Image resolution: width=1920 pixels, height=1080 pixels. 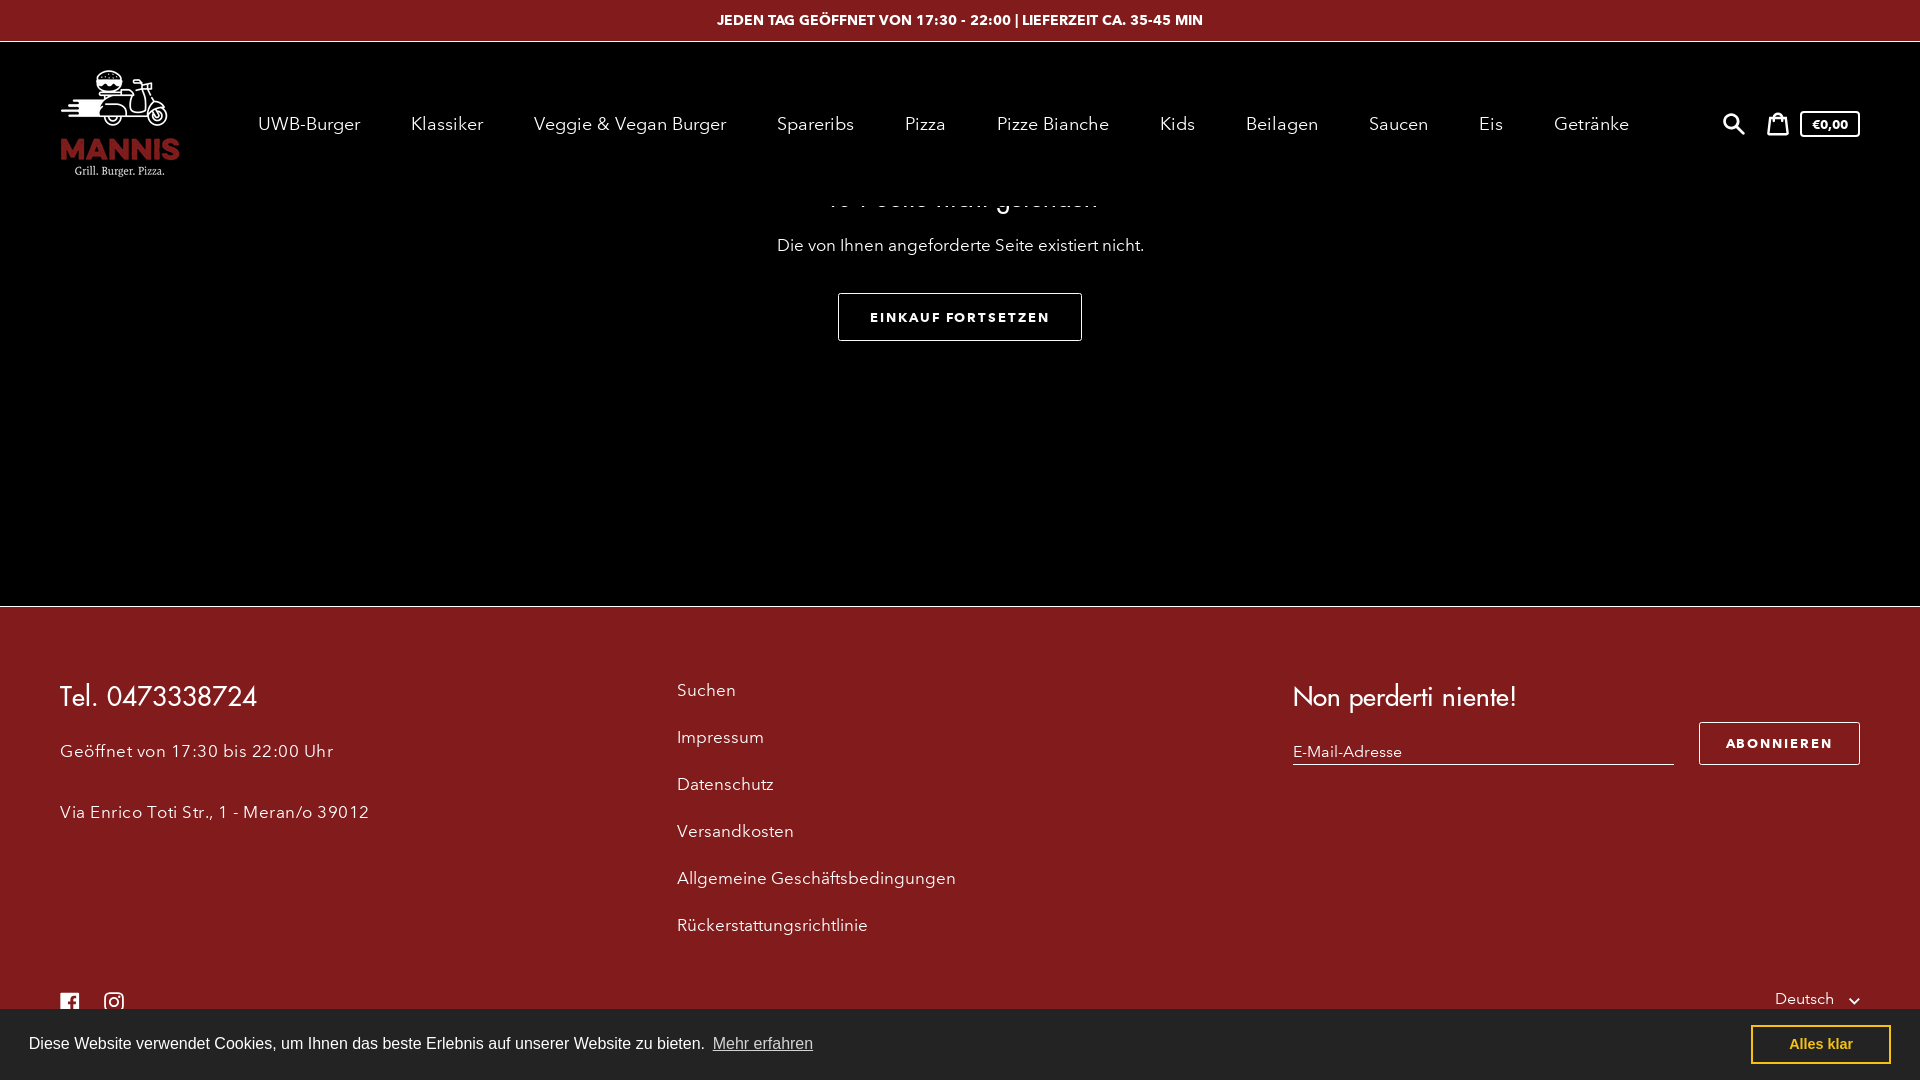 I want to click on 'Facebook', so click(x=70, y=1000).